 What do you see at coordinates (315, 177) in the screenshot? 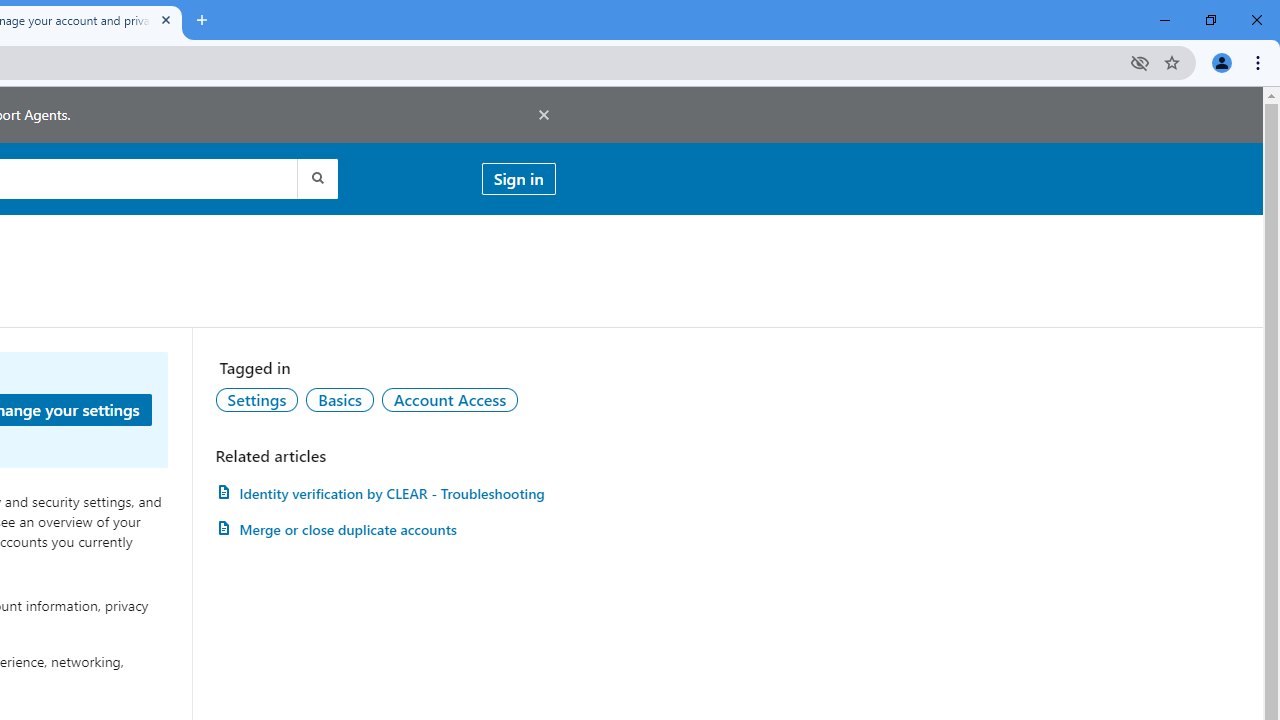
I see `'Submit search'` at bounding box center [315, 177].